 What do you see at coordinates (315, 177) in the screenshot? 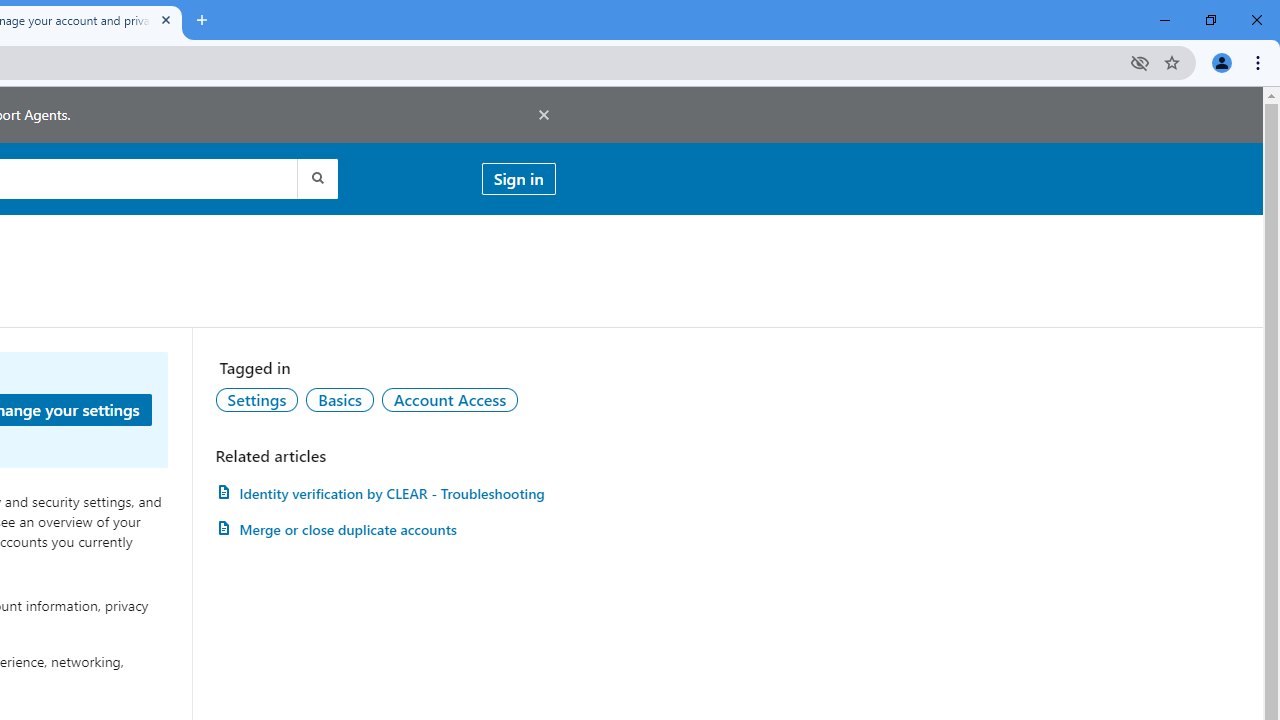
I see `'Submit search'` at bounding box center [315, 177].